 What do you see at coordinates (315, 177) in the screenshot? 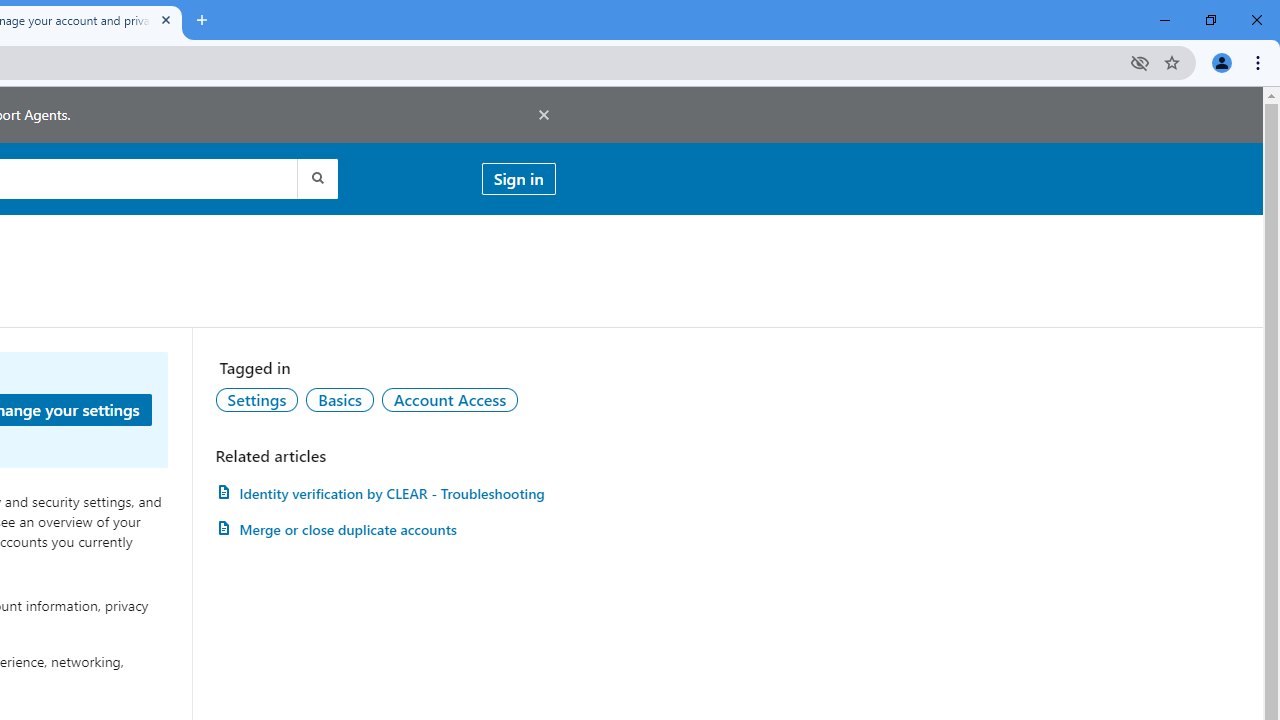
I see `'Submit search'` at bounding box center [315, 177].